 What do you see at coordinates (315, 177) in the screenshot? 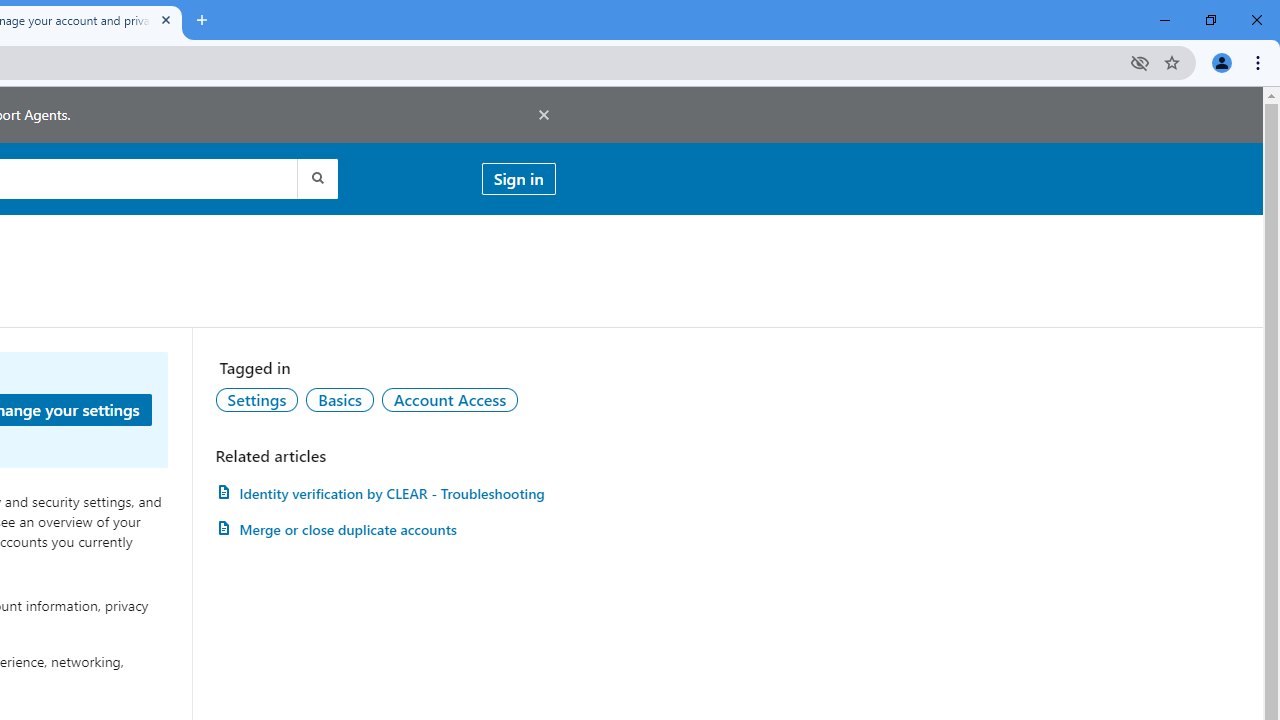
I see `'Submit search'` at bounding box center [315, 177].